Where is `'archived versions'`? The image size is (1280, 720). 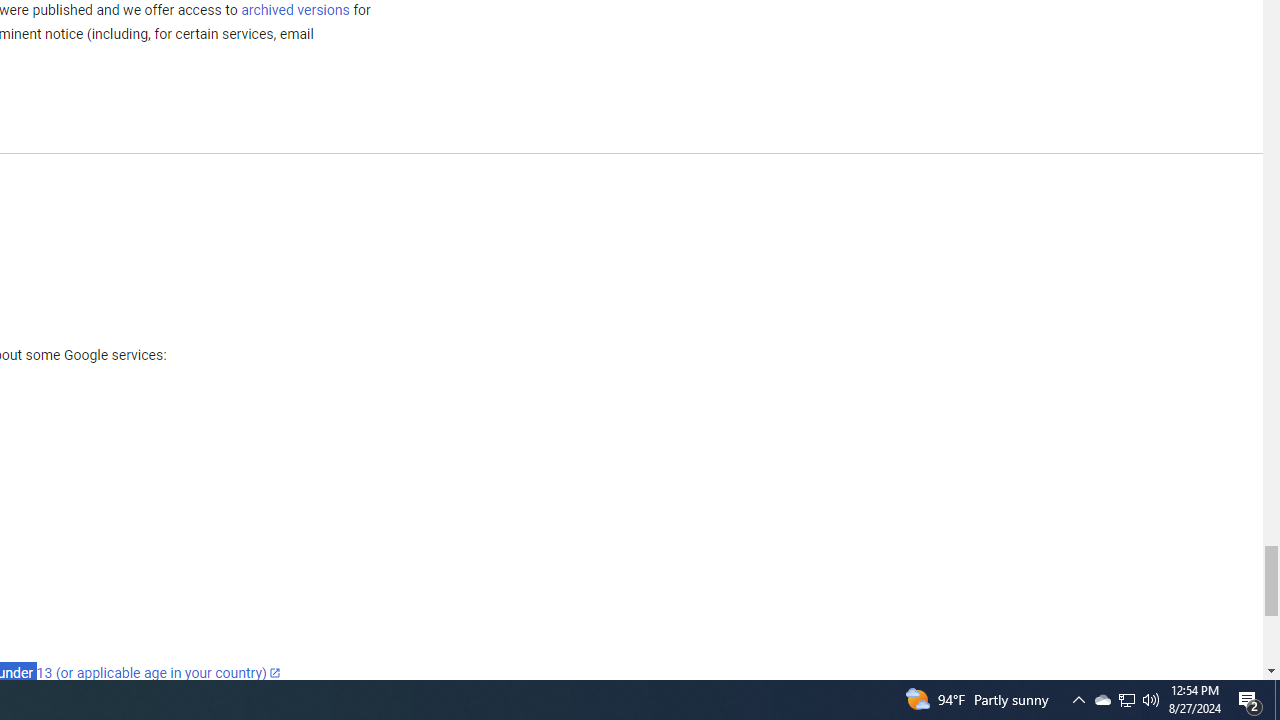
'archived versions' is located at coordinates (294, 9).